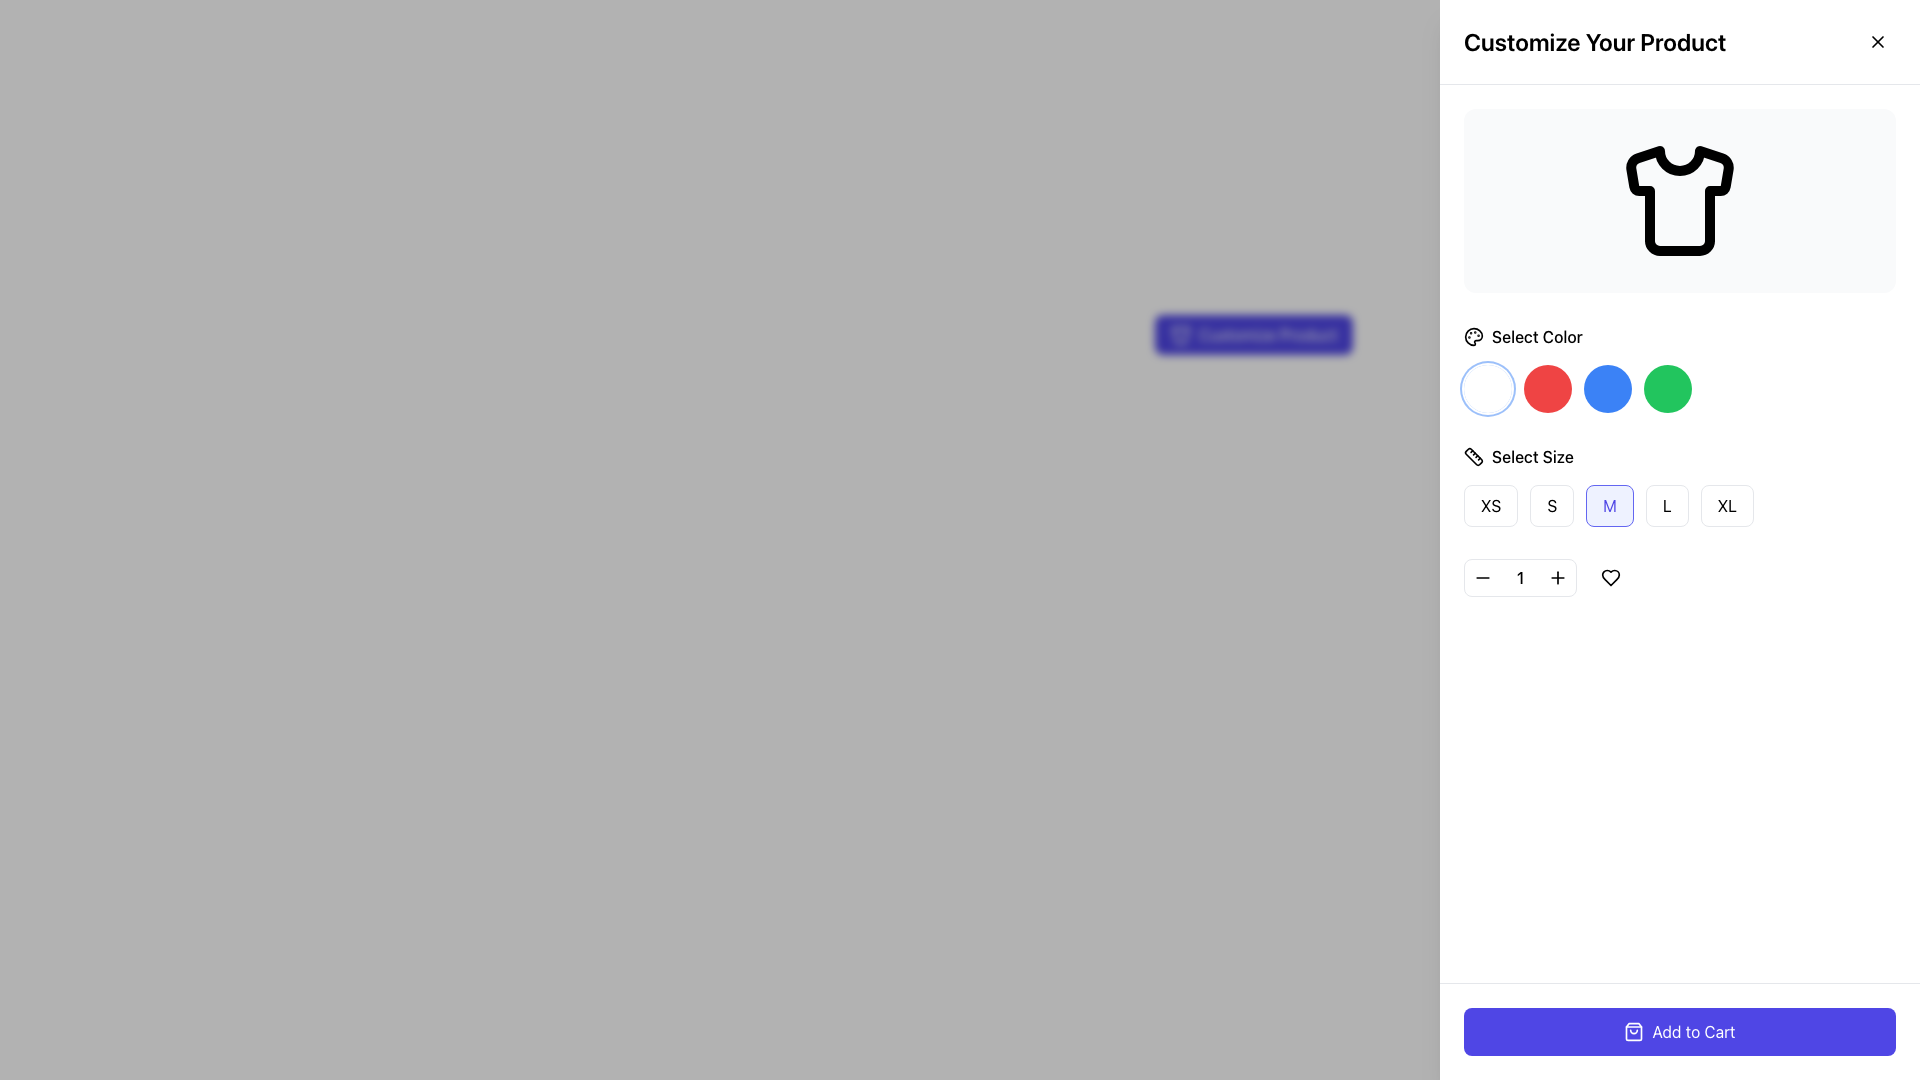 The height and width of the screenshot is (1080, 1920). Describe the element at coordinates (1536, 335) in the screenshot. I see `the 'Select Color' text label, which is a black-colored medium font label indicating a medium level of importance, located in the right side panel of the interface under the T-shirt icon` at that location.